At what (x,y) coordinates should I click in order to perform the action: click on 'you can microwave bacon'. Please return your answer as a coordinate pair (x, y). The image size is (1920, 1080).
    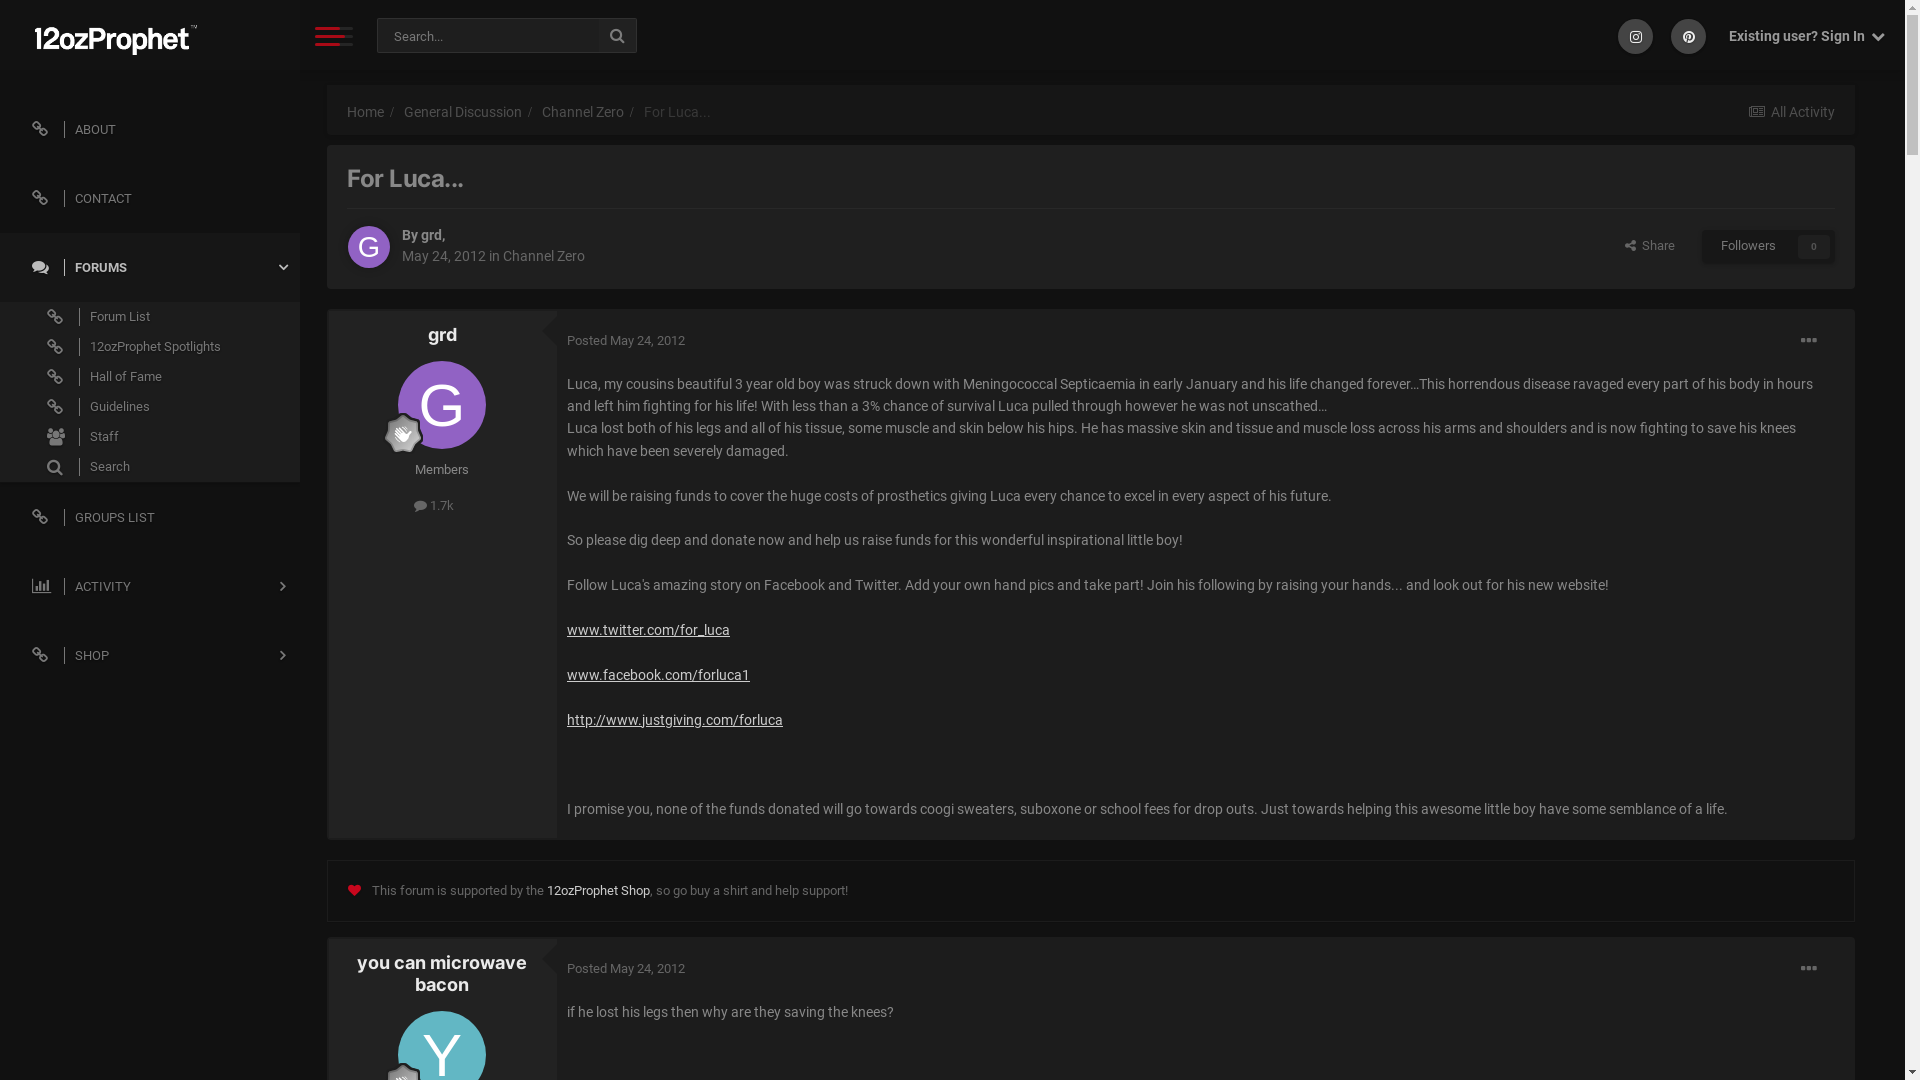
    Looking at the image, I should click on (440, 972).